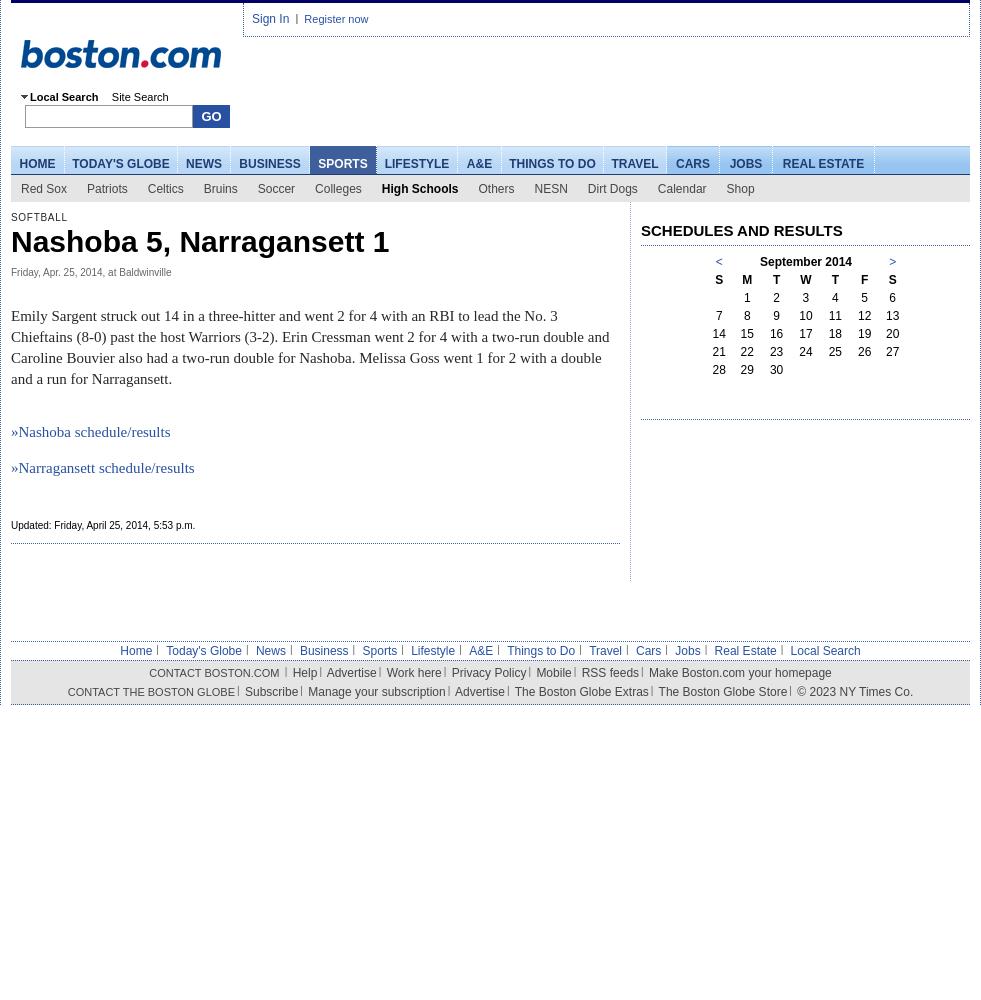  What do you see at coordinates (336, 188) in the screenshot?
I see `'Colleges'` at bounding box center [336, 188].